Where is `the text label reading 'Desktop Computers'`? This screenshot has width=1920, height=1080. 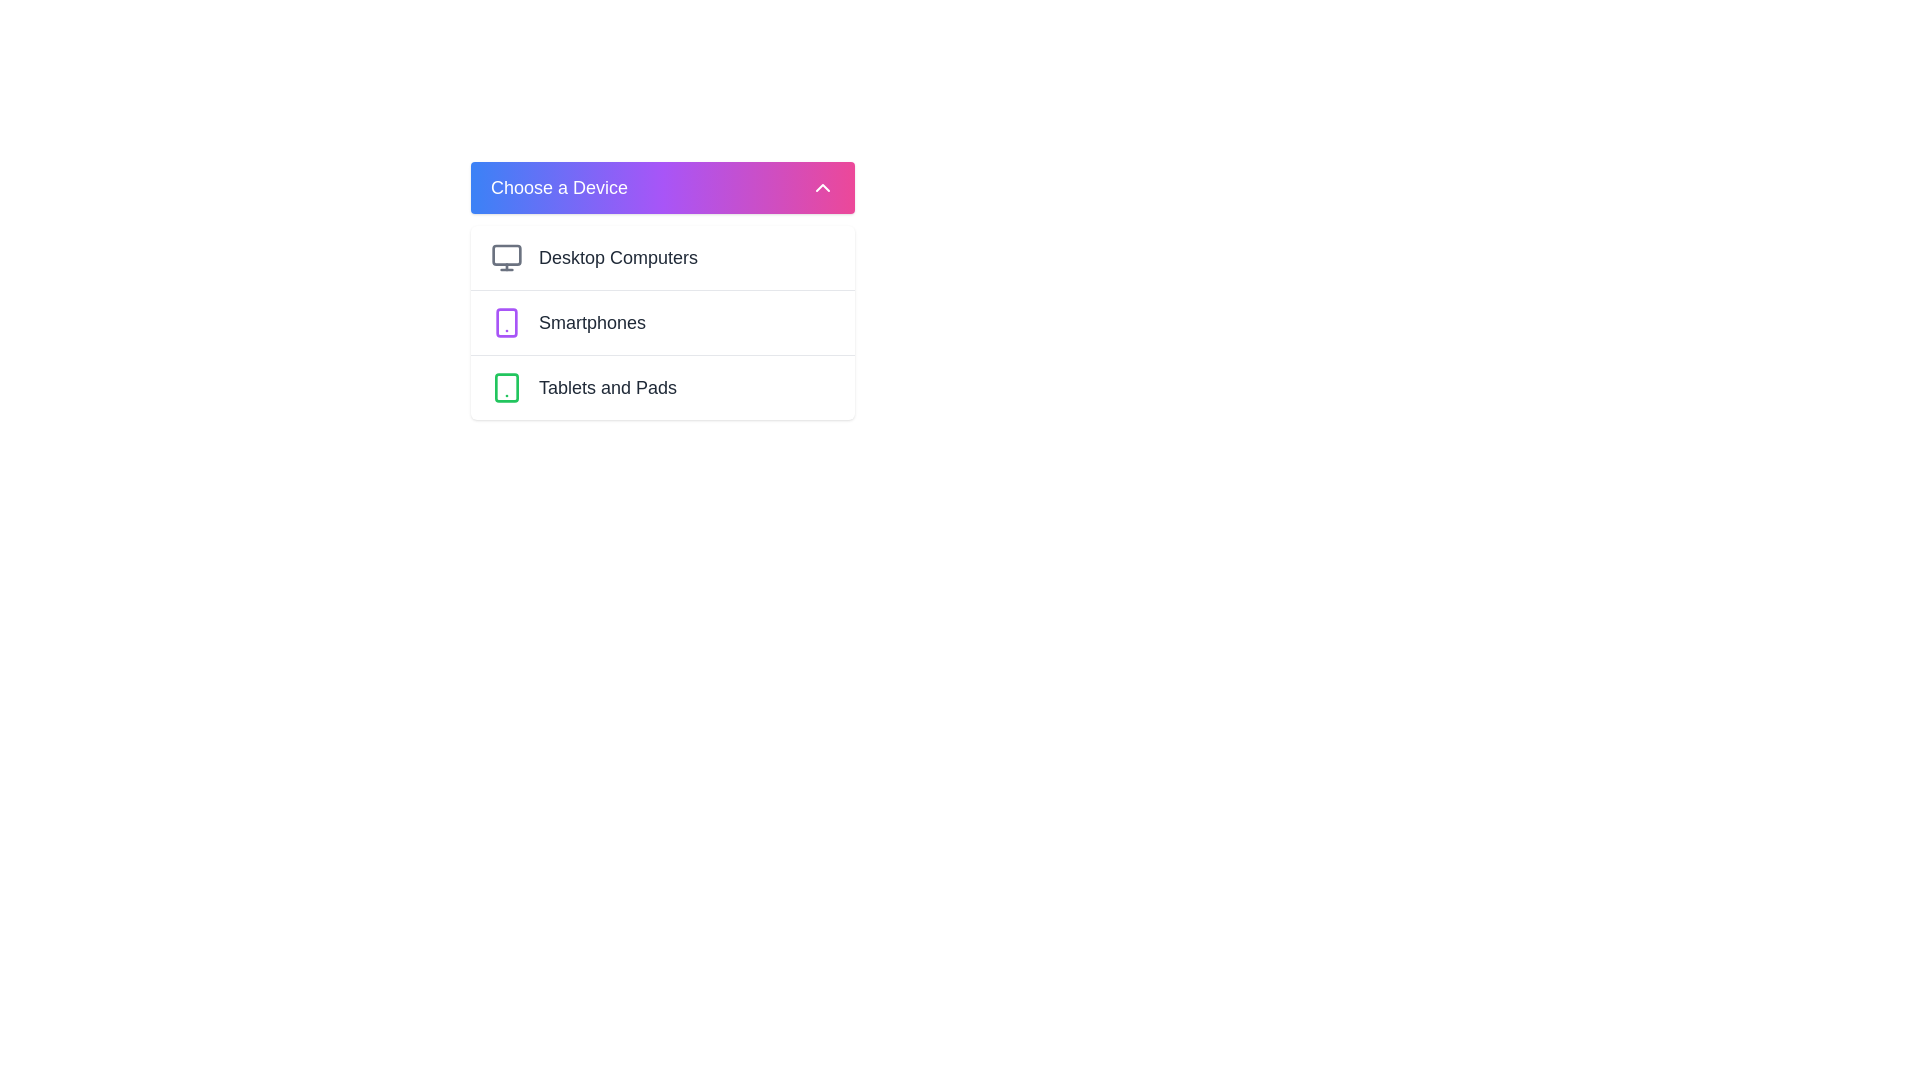
the text label reading 'Desktop Computers' is located at coordinates (617, 257).